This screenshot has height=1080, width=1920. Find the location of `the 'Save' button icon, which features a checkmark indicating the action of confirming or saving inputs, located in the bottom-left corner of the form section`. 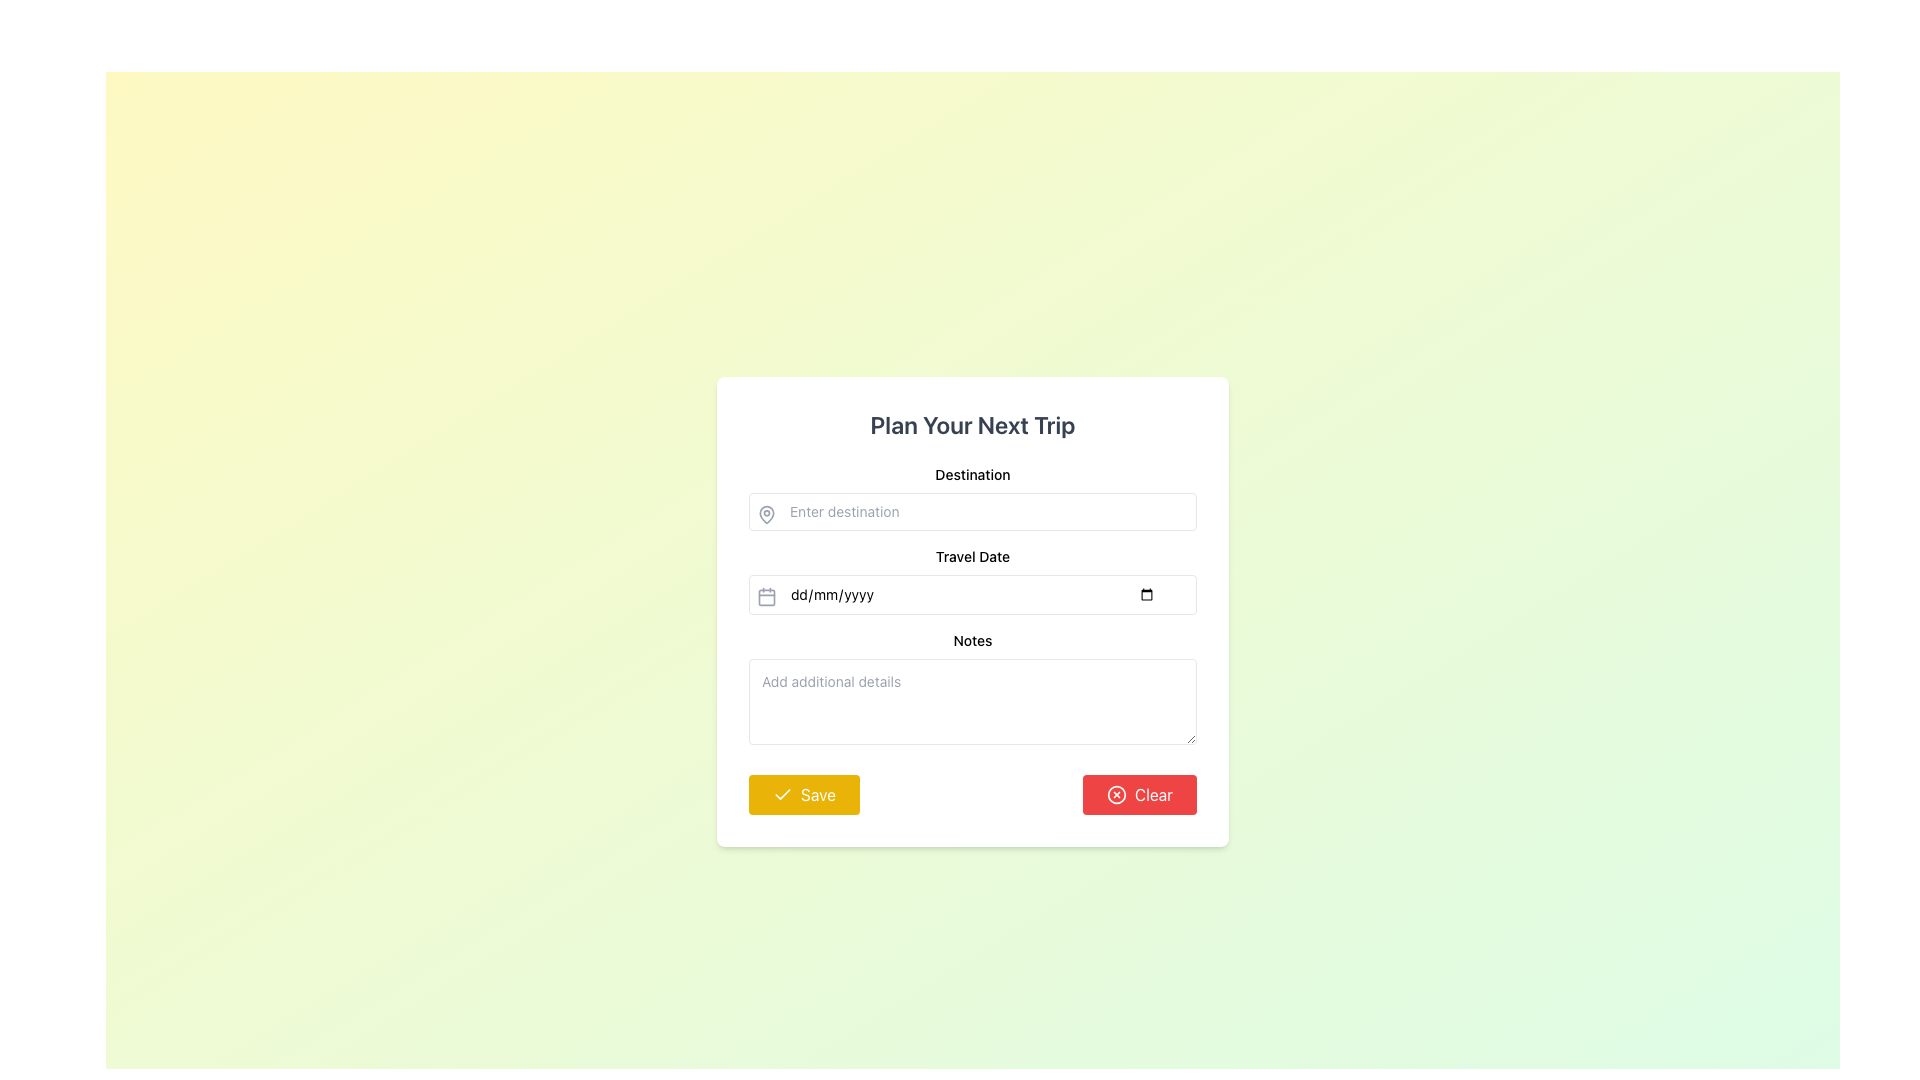

the 'Save' button icon, which features a checkmark indicating the action of confirming or saving inputs, located in the bottom-left corner of the form section is located at coordinates (781, 793).